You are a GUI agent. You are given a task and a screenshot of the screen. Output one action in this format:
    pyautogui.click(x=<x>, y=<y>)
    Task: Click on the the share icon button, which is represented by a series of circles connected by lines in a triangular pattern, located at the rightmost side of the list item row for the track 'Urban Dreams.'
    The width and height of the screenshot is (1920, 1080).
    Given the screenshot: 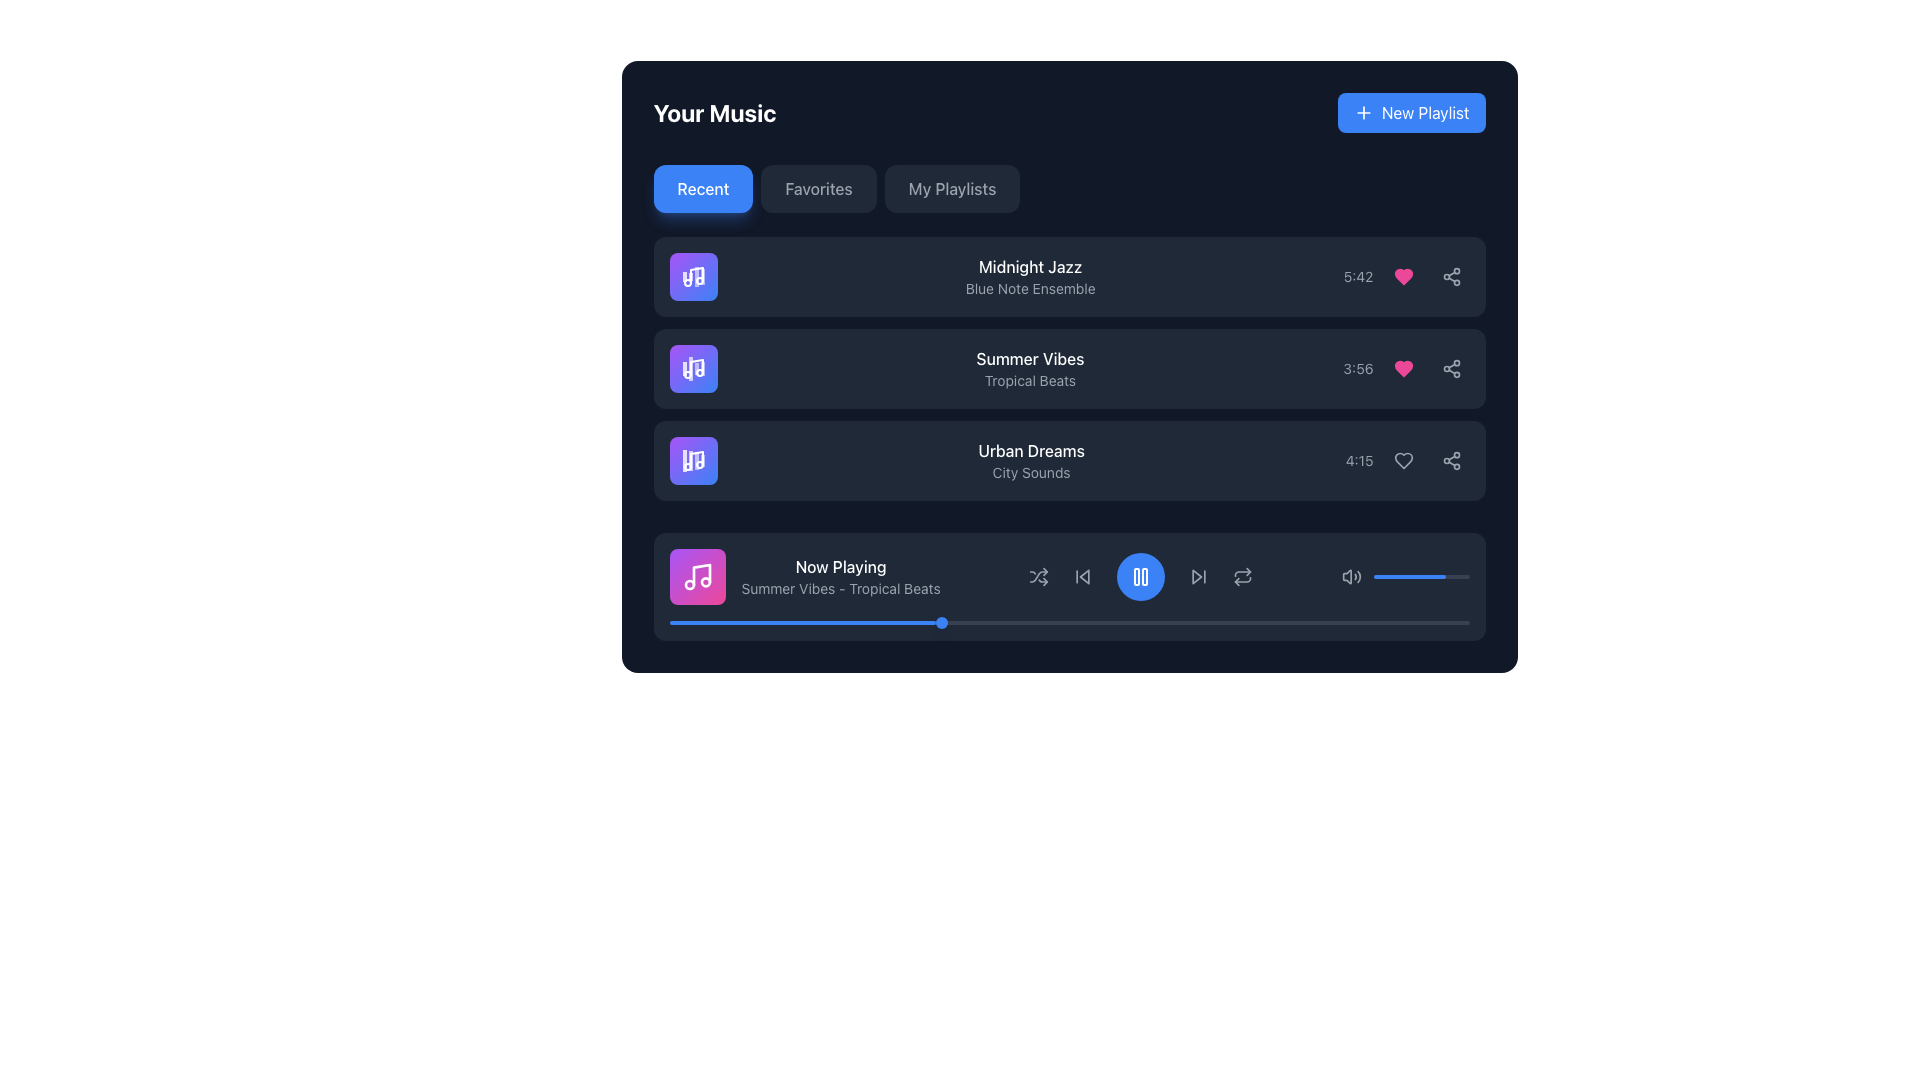 What is the action you would take?
    pyautogui.click(x=1451, y=461)
    